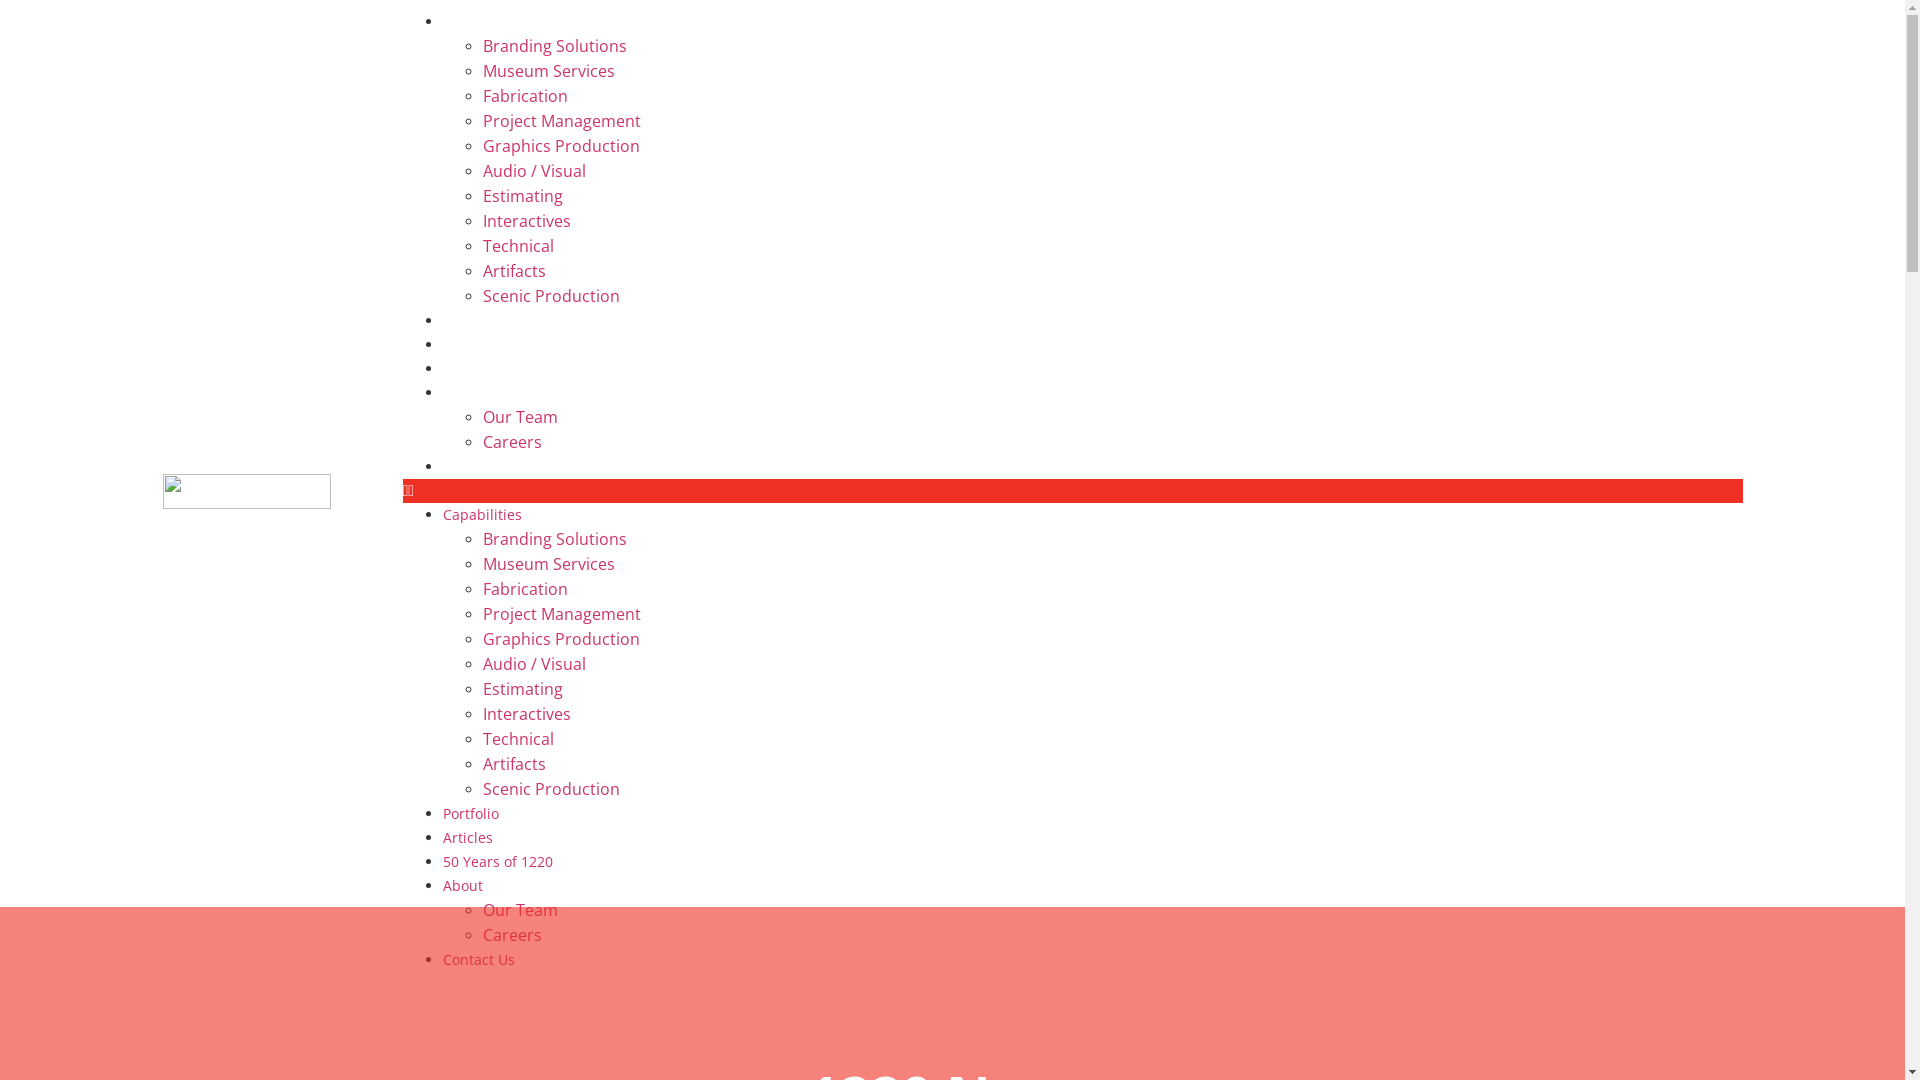  Describe the element at coordinates (481, 788) in the screenshot. I see `'Scenic Production'` at that location.